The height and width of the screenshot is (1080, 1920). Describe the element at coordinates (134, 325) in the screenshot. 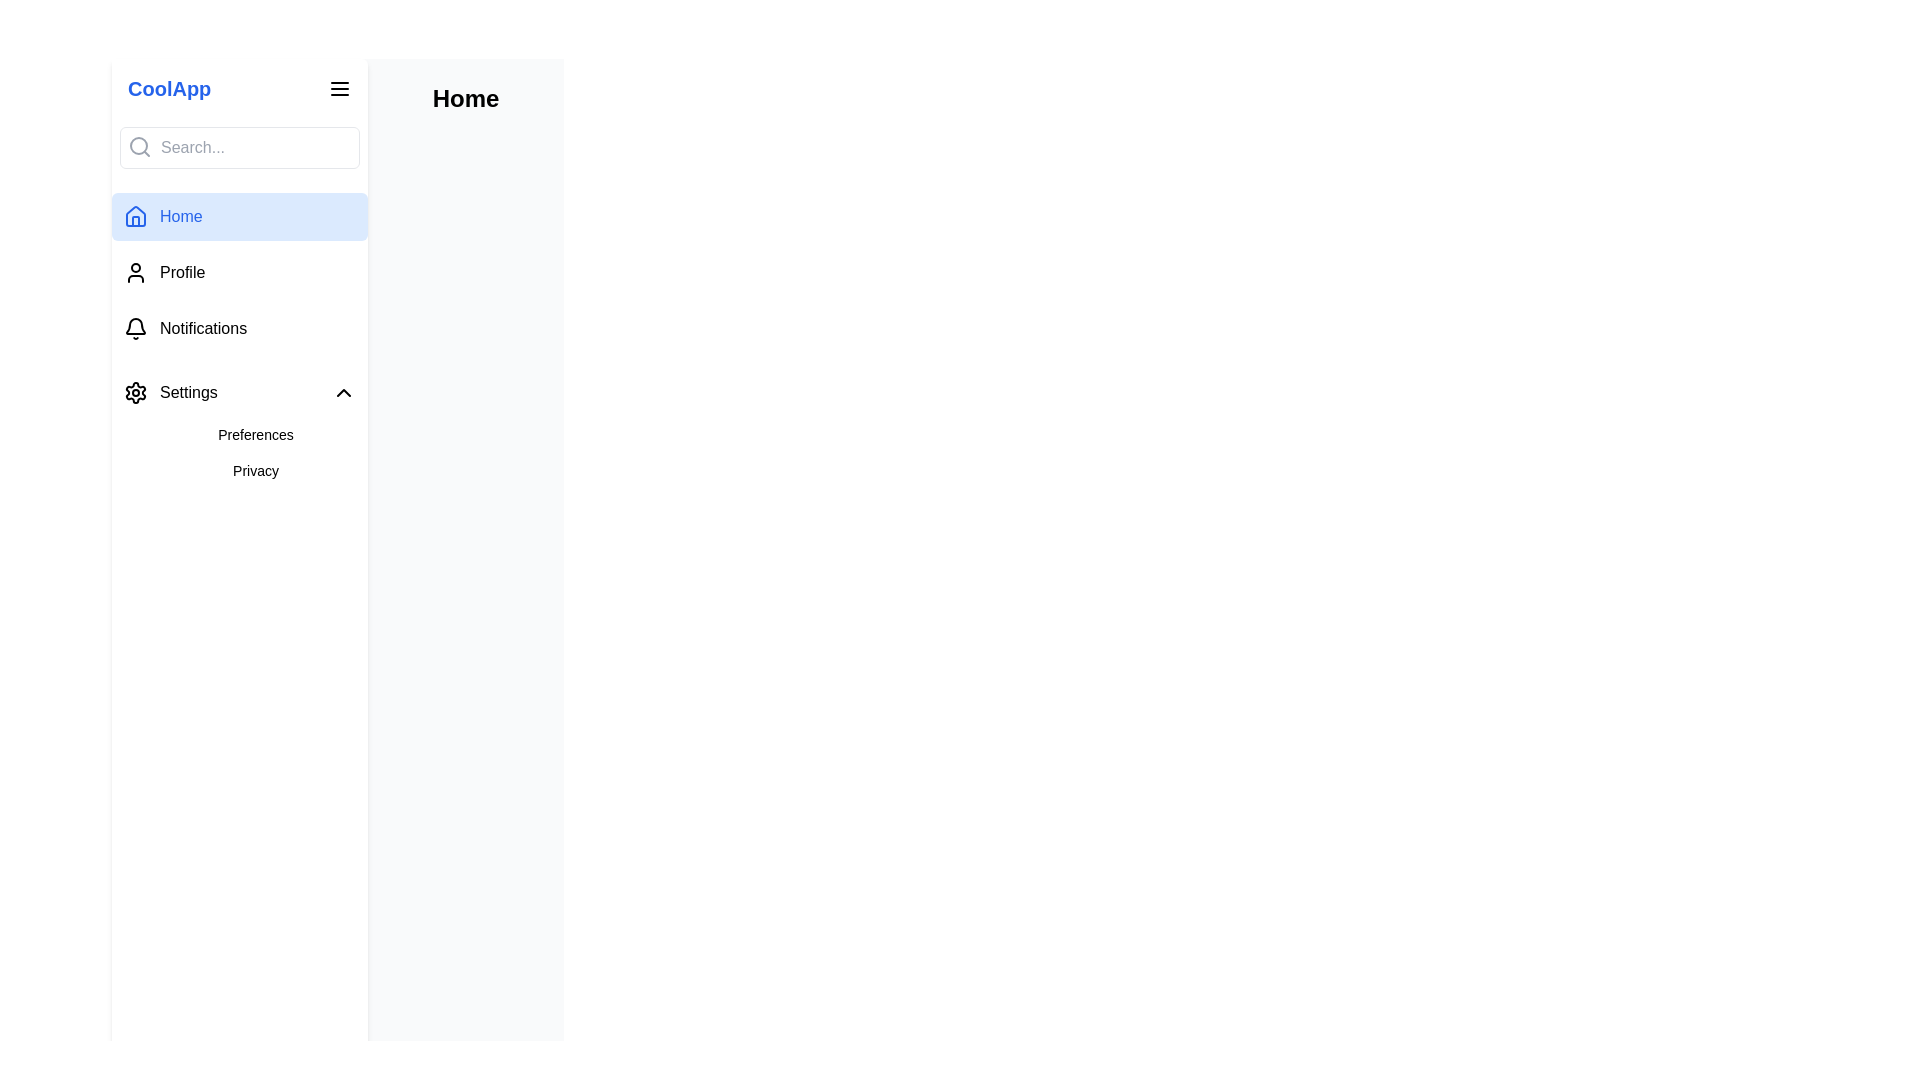

I see `the notifications icon located in the left-hand navigation bar, which is the second icon from the top` at that location.